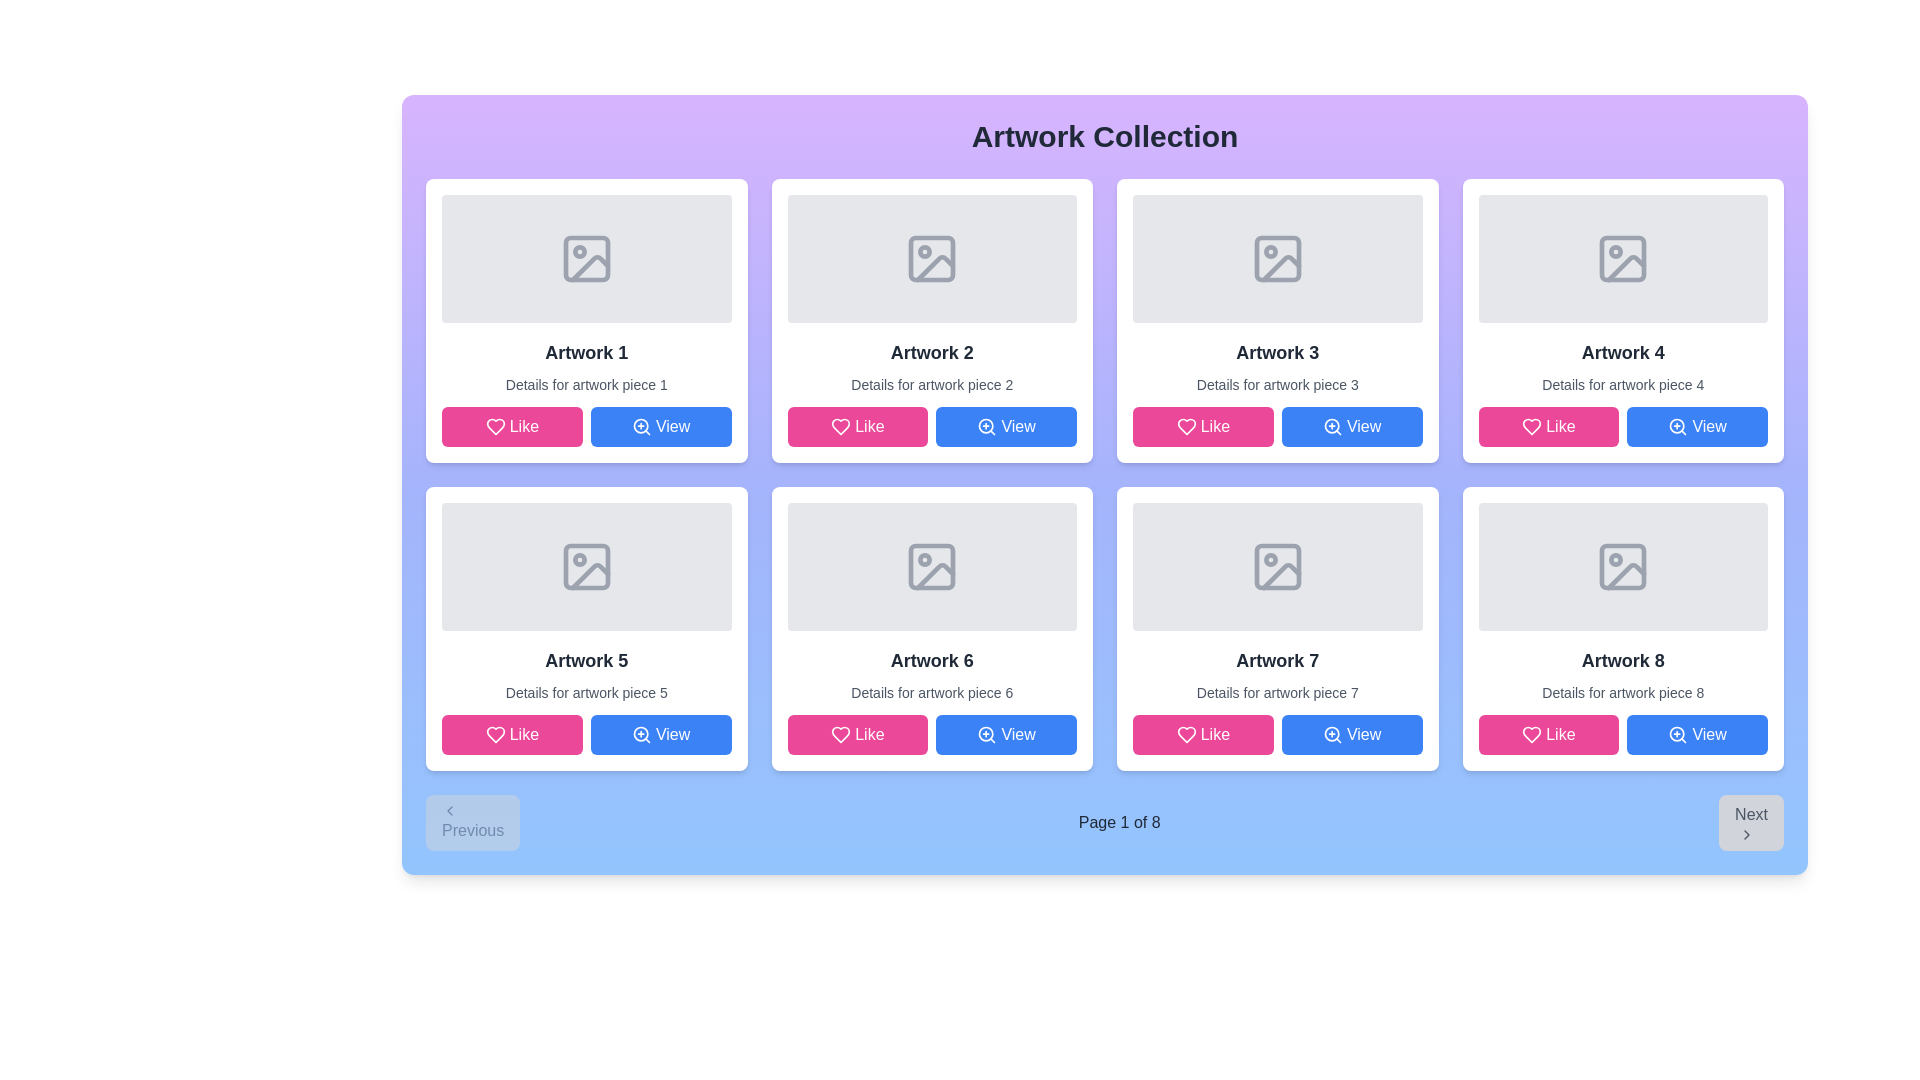 This screenshot has width=1920, height=1080. What do you see at coordinates (1202, 735) in the screenshot?
I see `the pink 'Like' button with rounded edges, featuring a heart icon and white text, located in the 'Artwork 7' section` at bounding box center [1202, 735].